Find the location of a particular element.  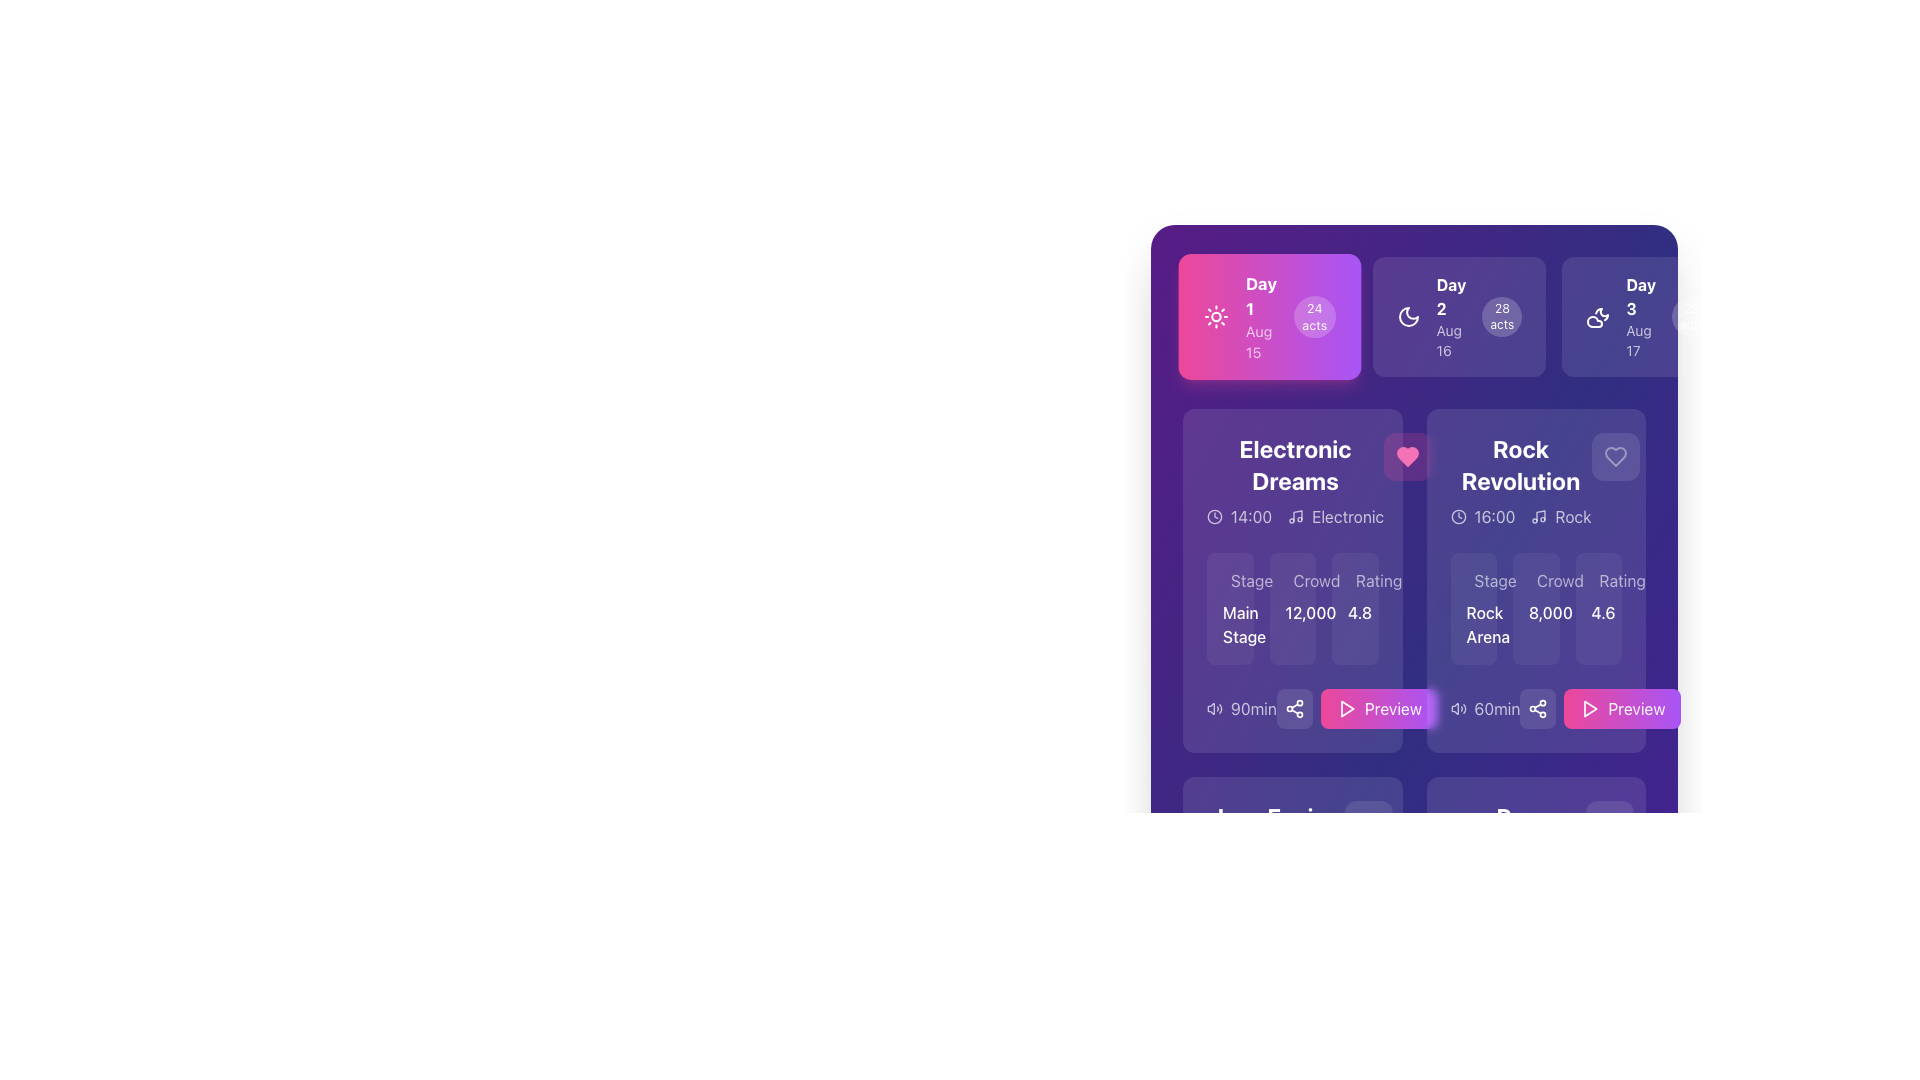

the rectangular button with a gradient background that contains a white play icon and the word 'Preview' in white text, located in the bottom right quadrant of the 'Electronic Dreams' card section is located at coordinates (1357, 708).